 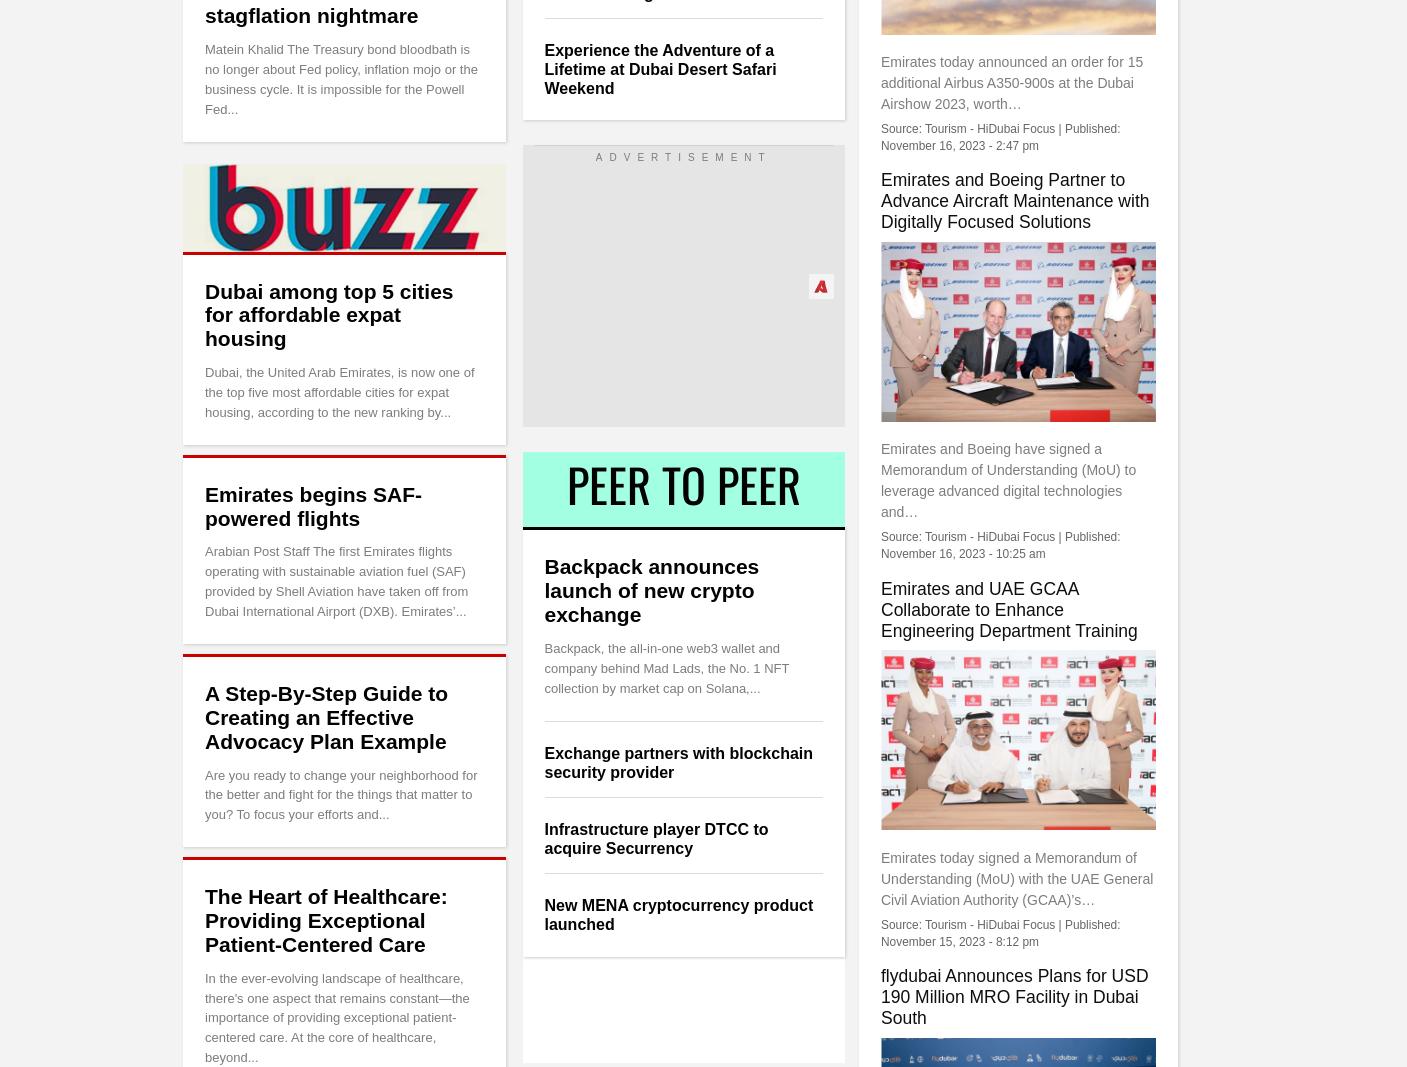 What do you see at coordinates (959, 940) in the screenshot?
I see `'November 15, 2023 - 8:12 pm'` at bounding box center [959, 940].